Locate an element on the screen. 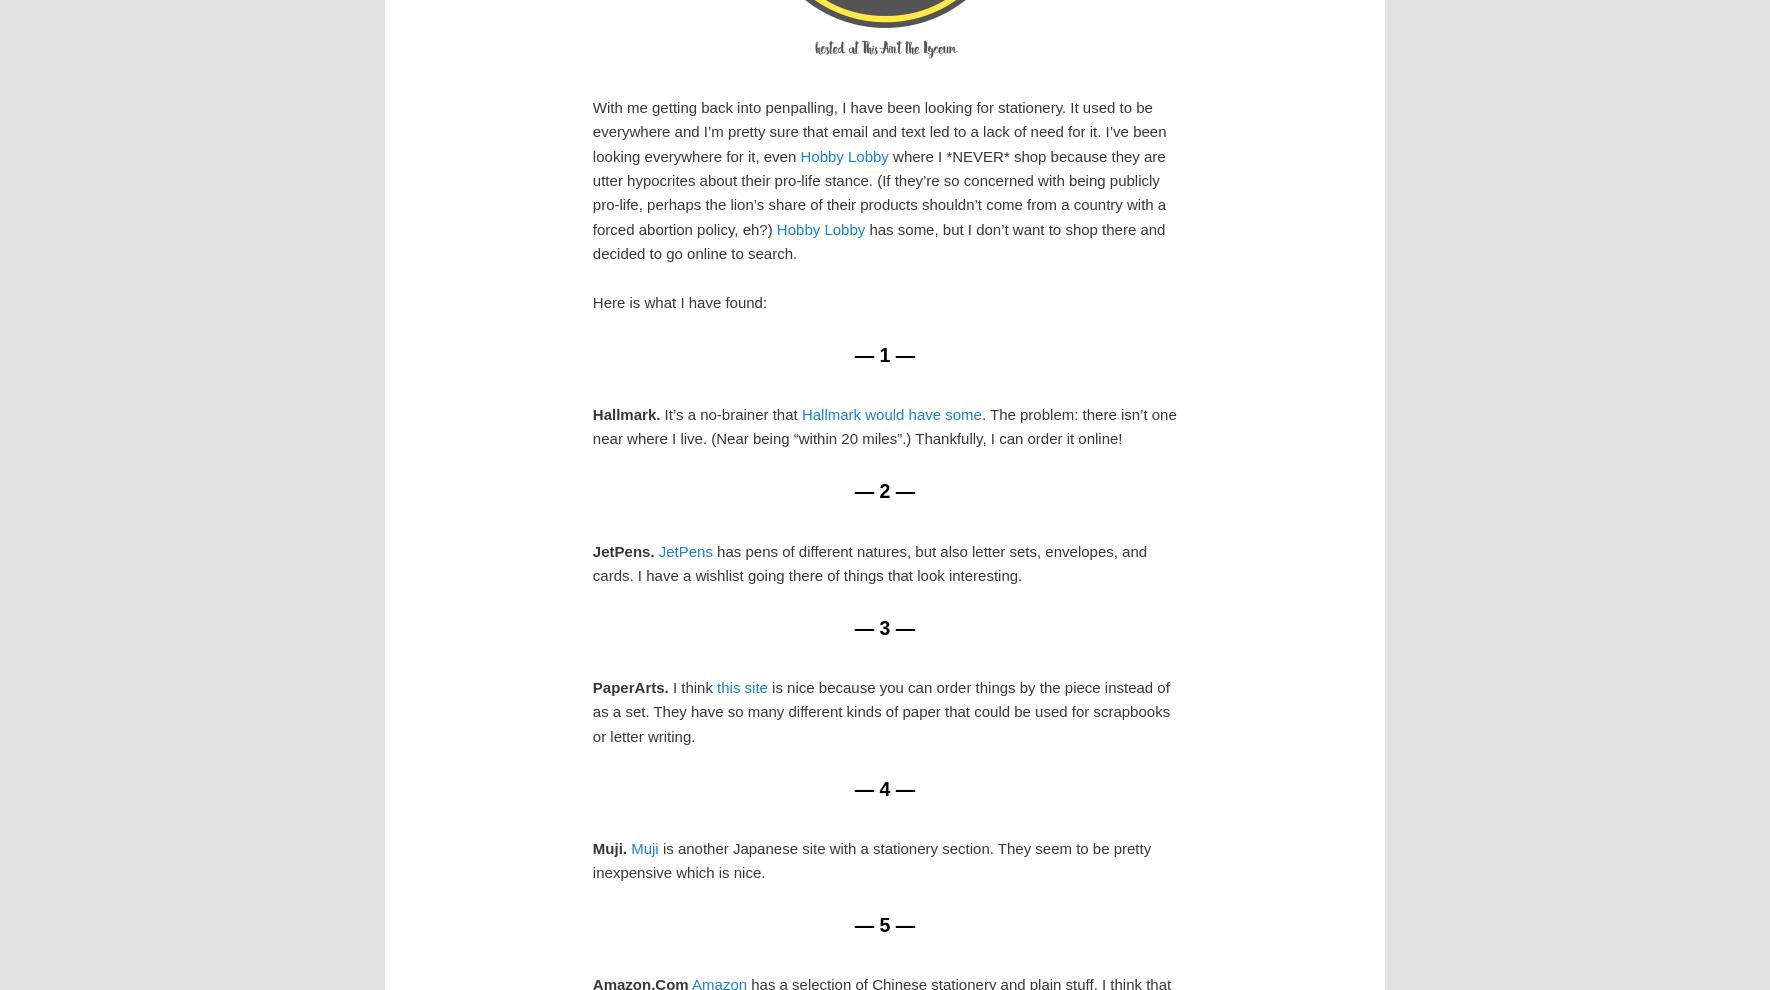 The image size is (1770, 990). 'With me getting back into penpalling, I have been looking for stationery. It used to be everywhere and I’m pretty sure that email and text led to a lack of need for it. I’ve been looking everywhere for it, even' is located at coordinates (878, 129).